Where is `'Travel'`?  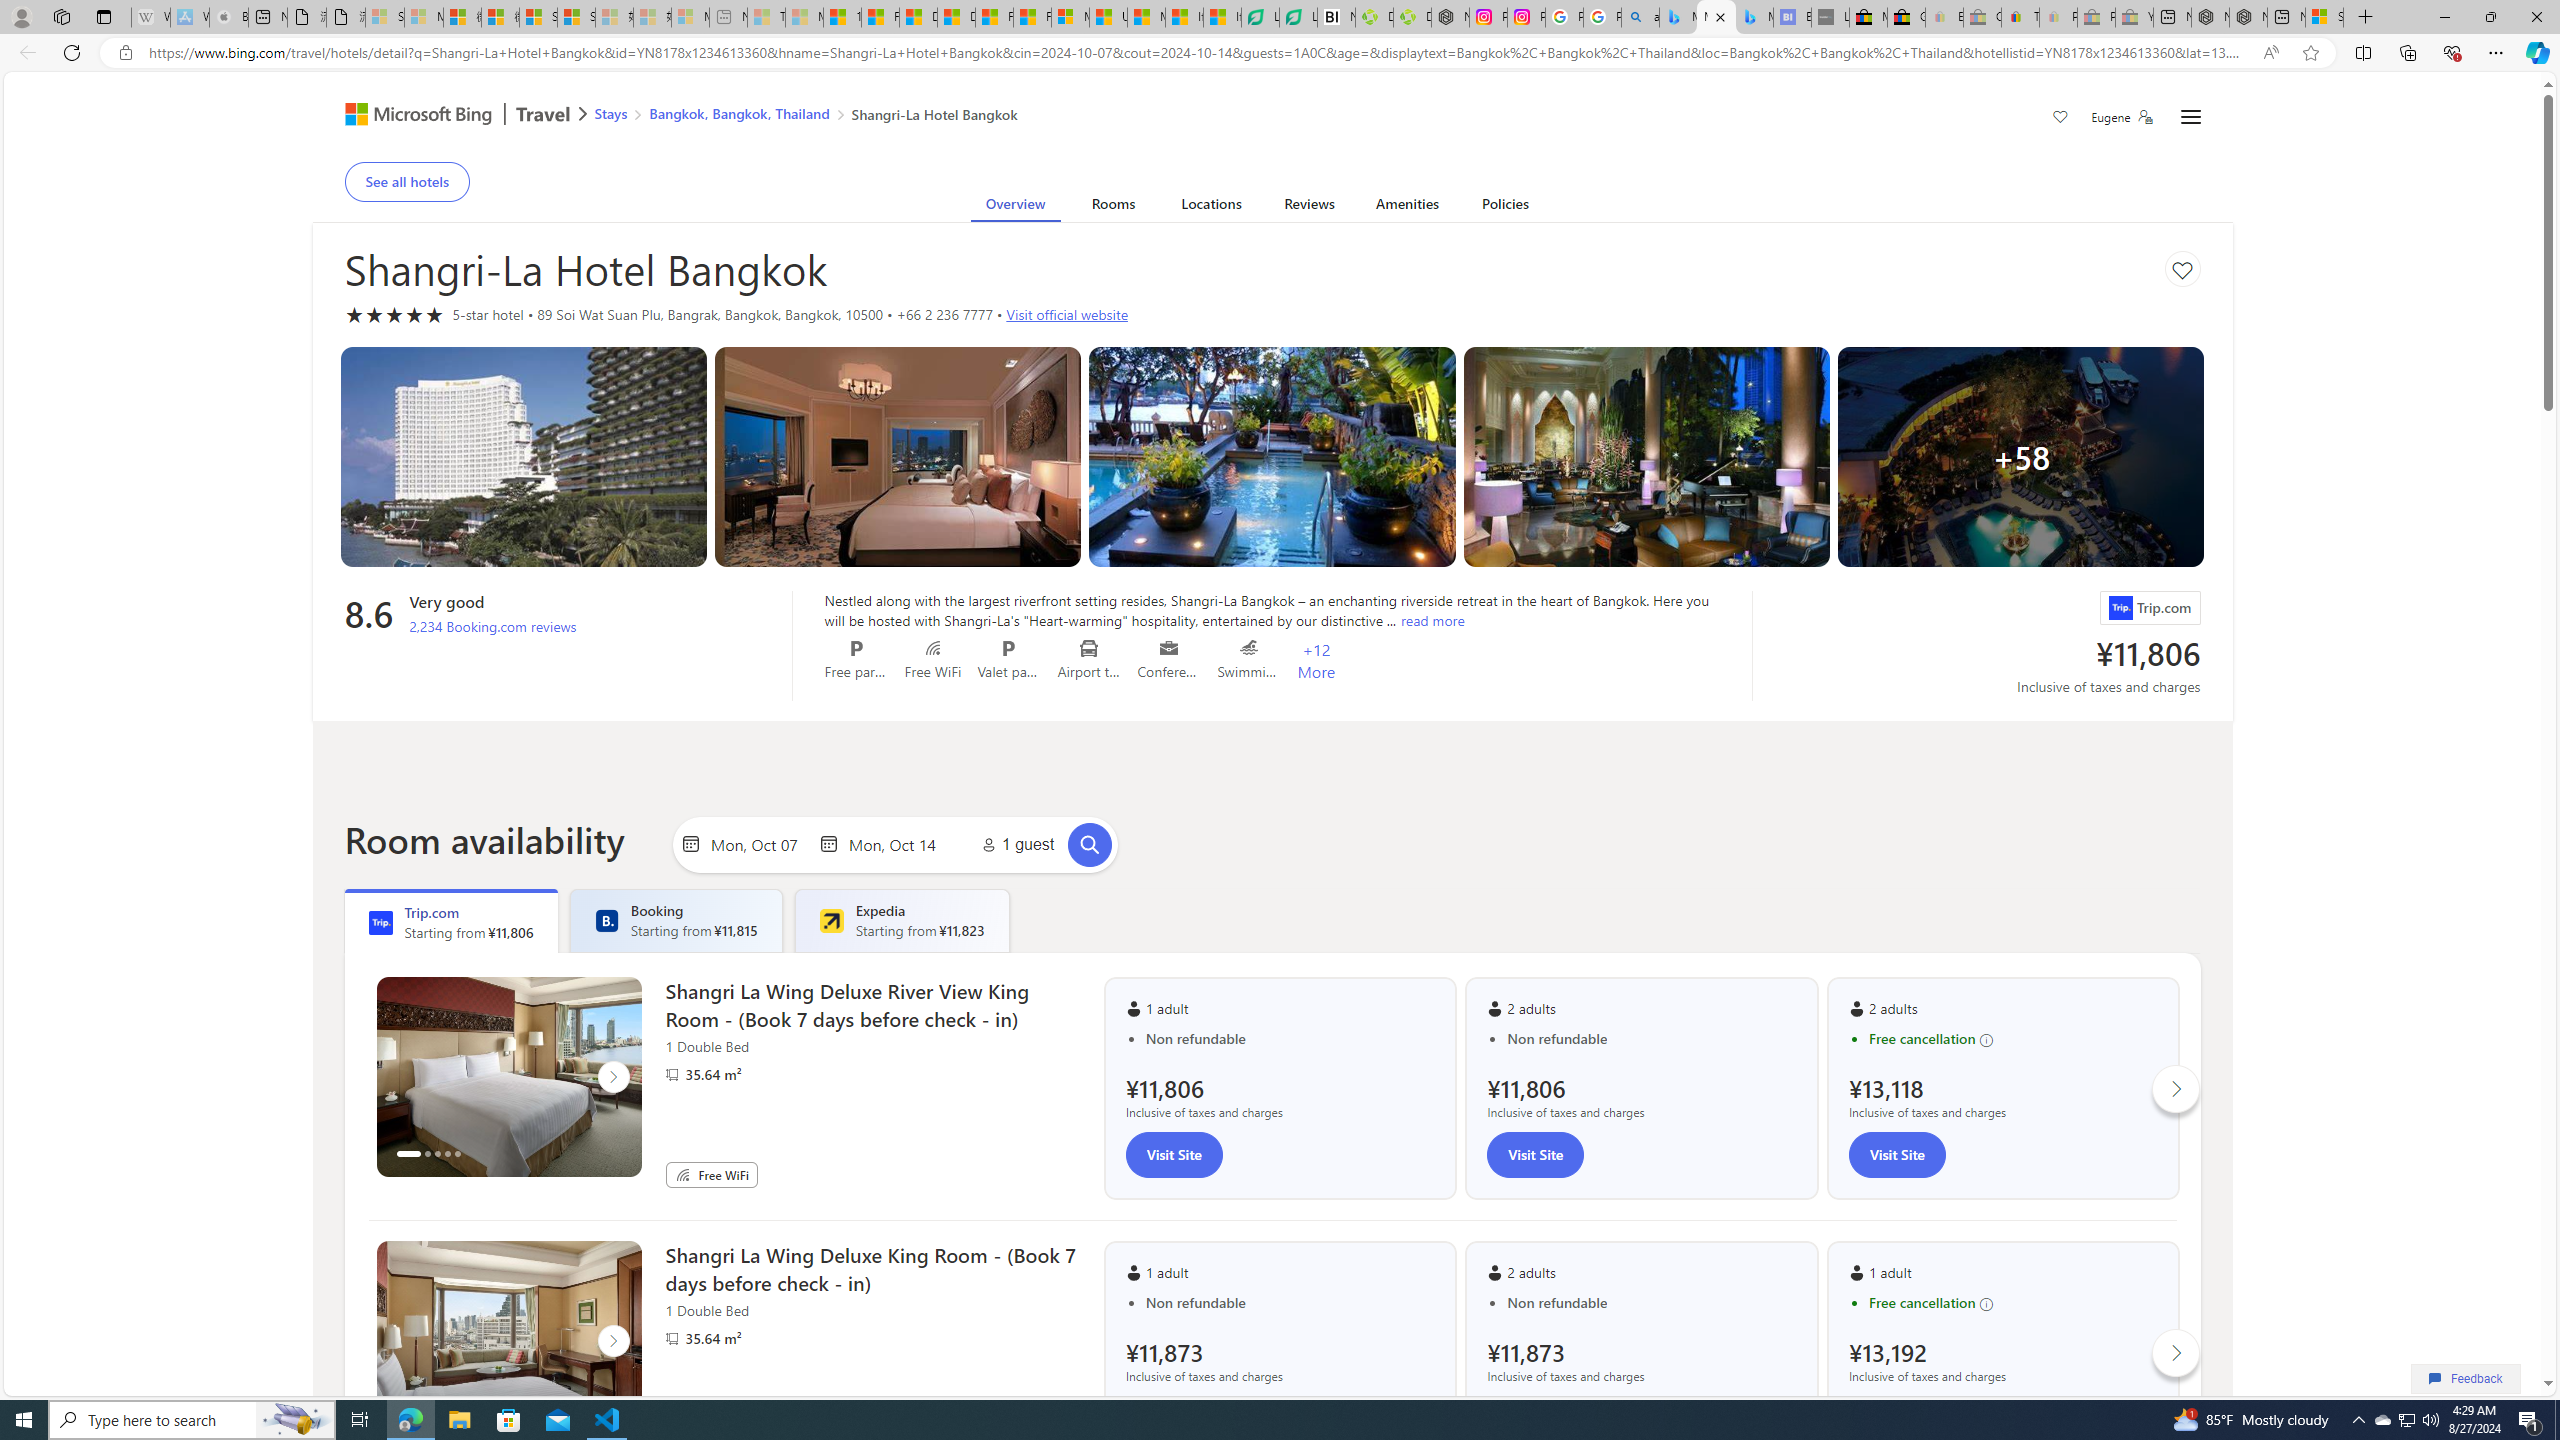 'Travel' is located at coordinates (543, 115).